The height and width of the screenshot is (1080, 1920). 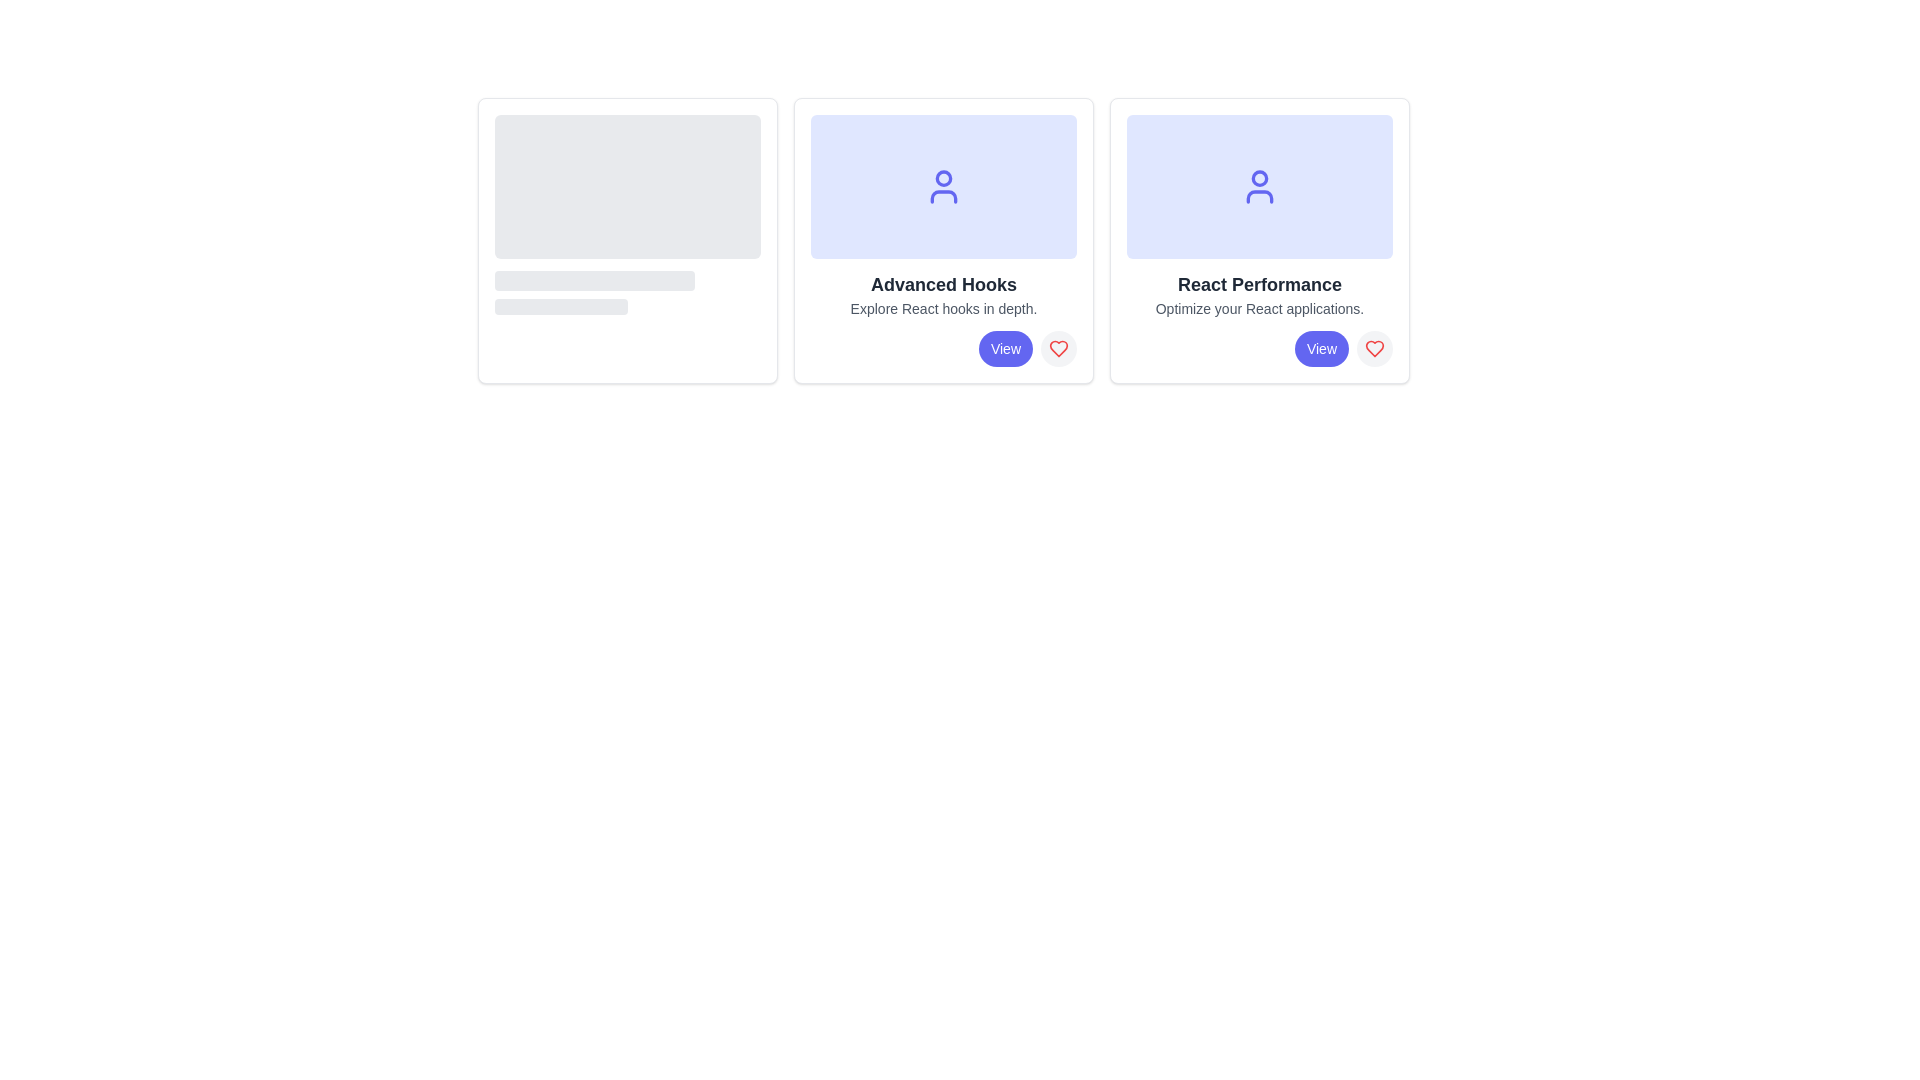 I want to click on the favorite icon located at the bottom-right corner of the 'React Performance' card to mark it as a favorite, so click(x=1373, y=347).